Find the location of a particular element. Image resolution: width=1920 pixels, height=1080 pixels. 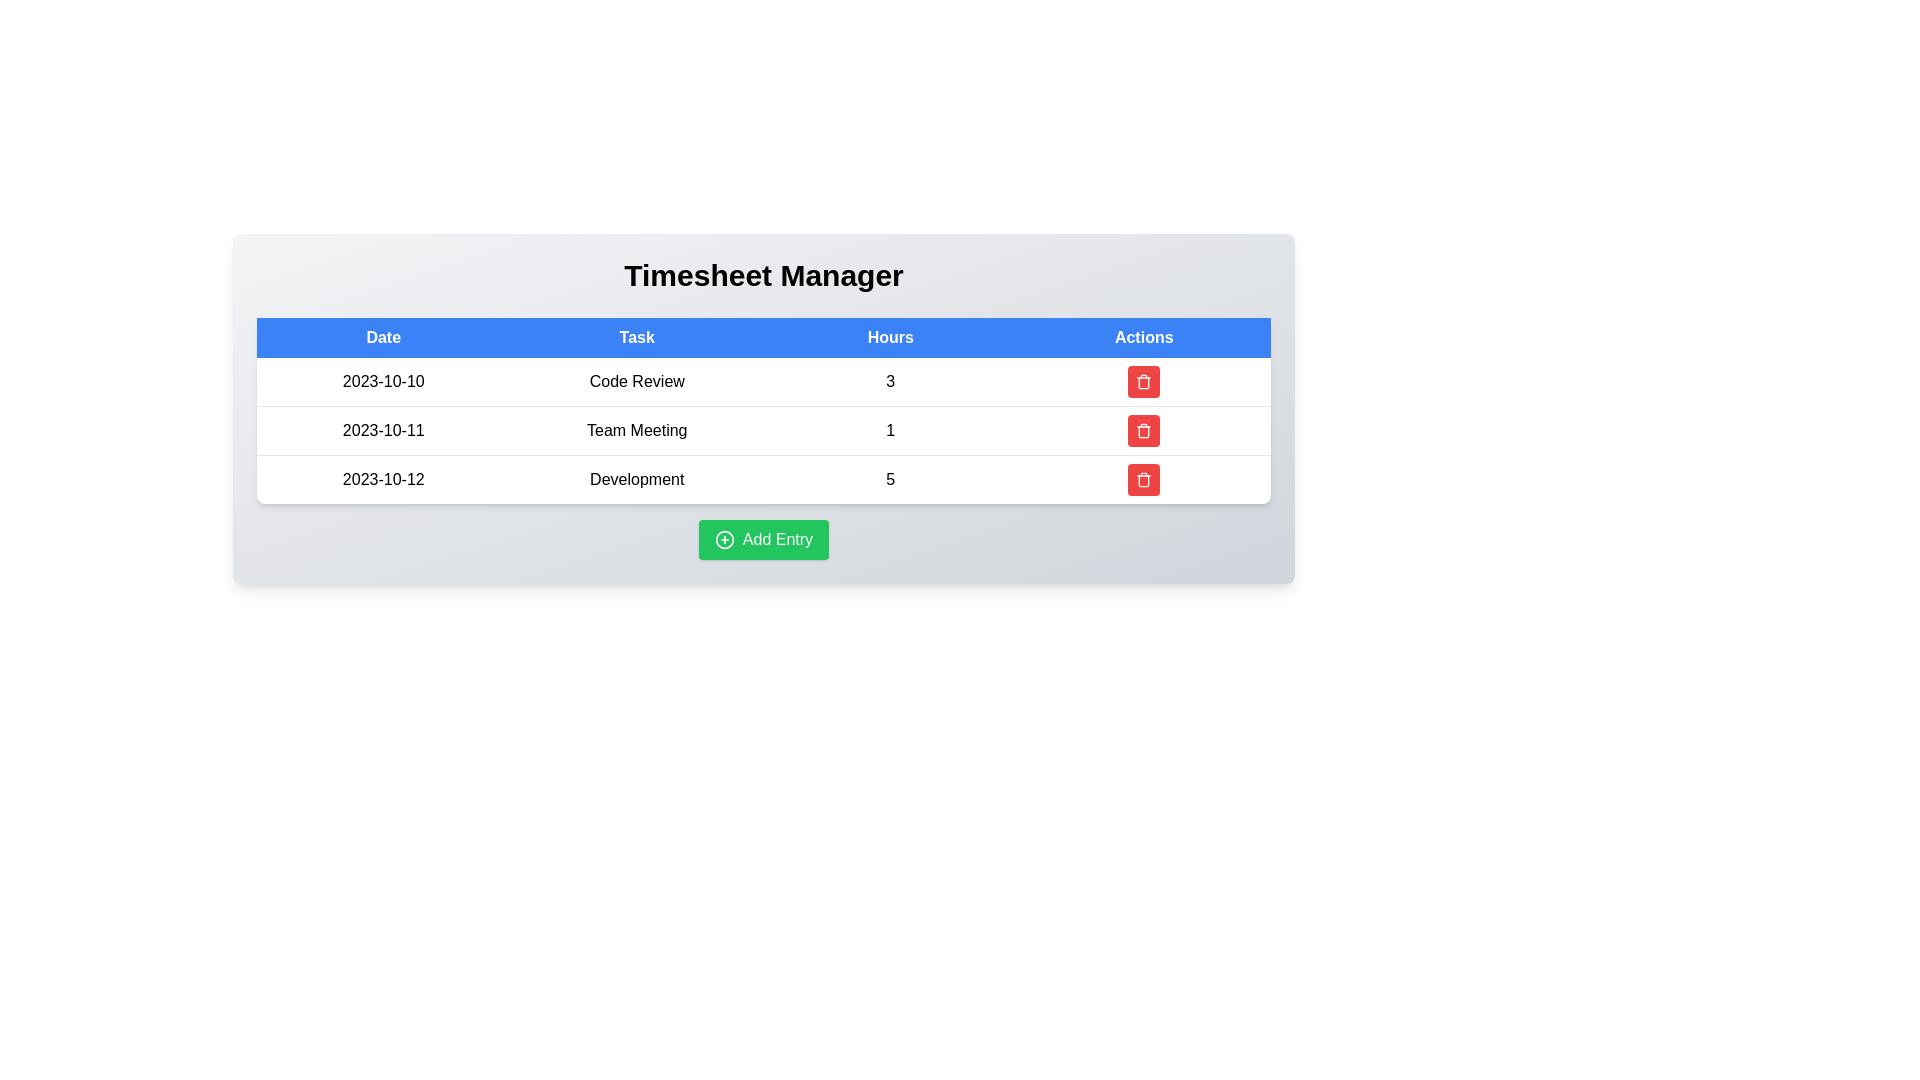

the delete button located in the last column of the first row of the table under the 'Actions' header, adjacent to the '3' cell in the 'Hours' column for the row labeled '2023-10-10' and 'Code Review' is located at coordinates (1144, 382).